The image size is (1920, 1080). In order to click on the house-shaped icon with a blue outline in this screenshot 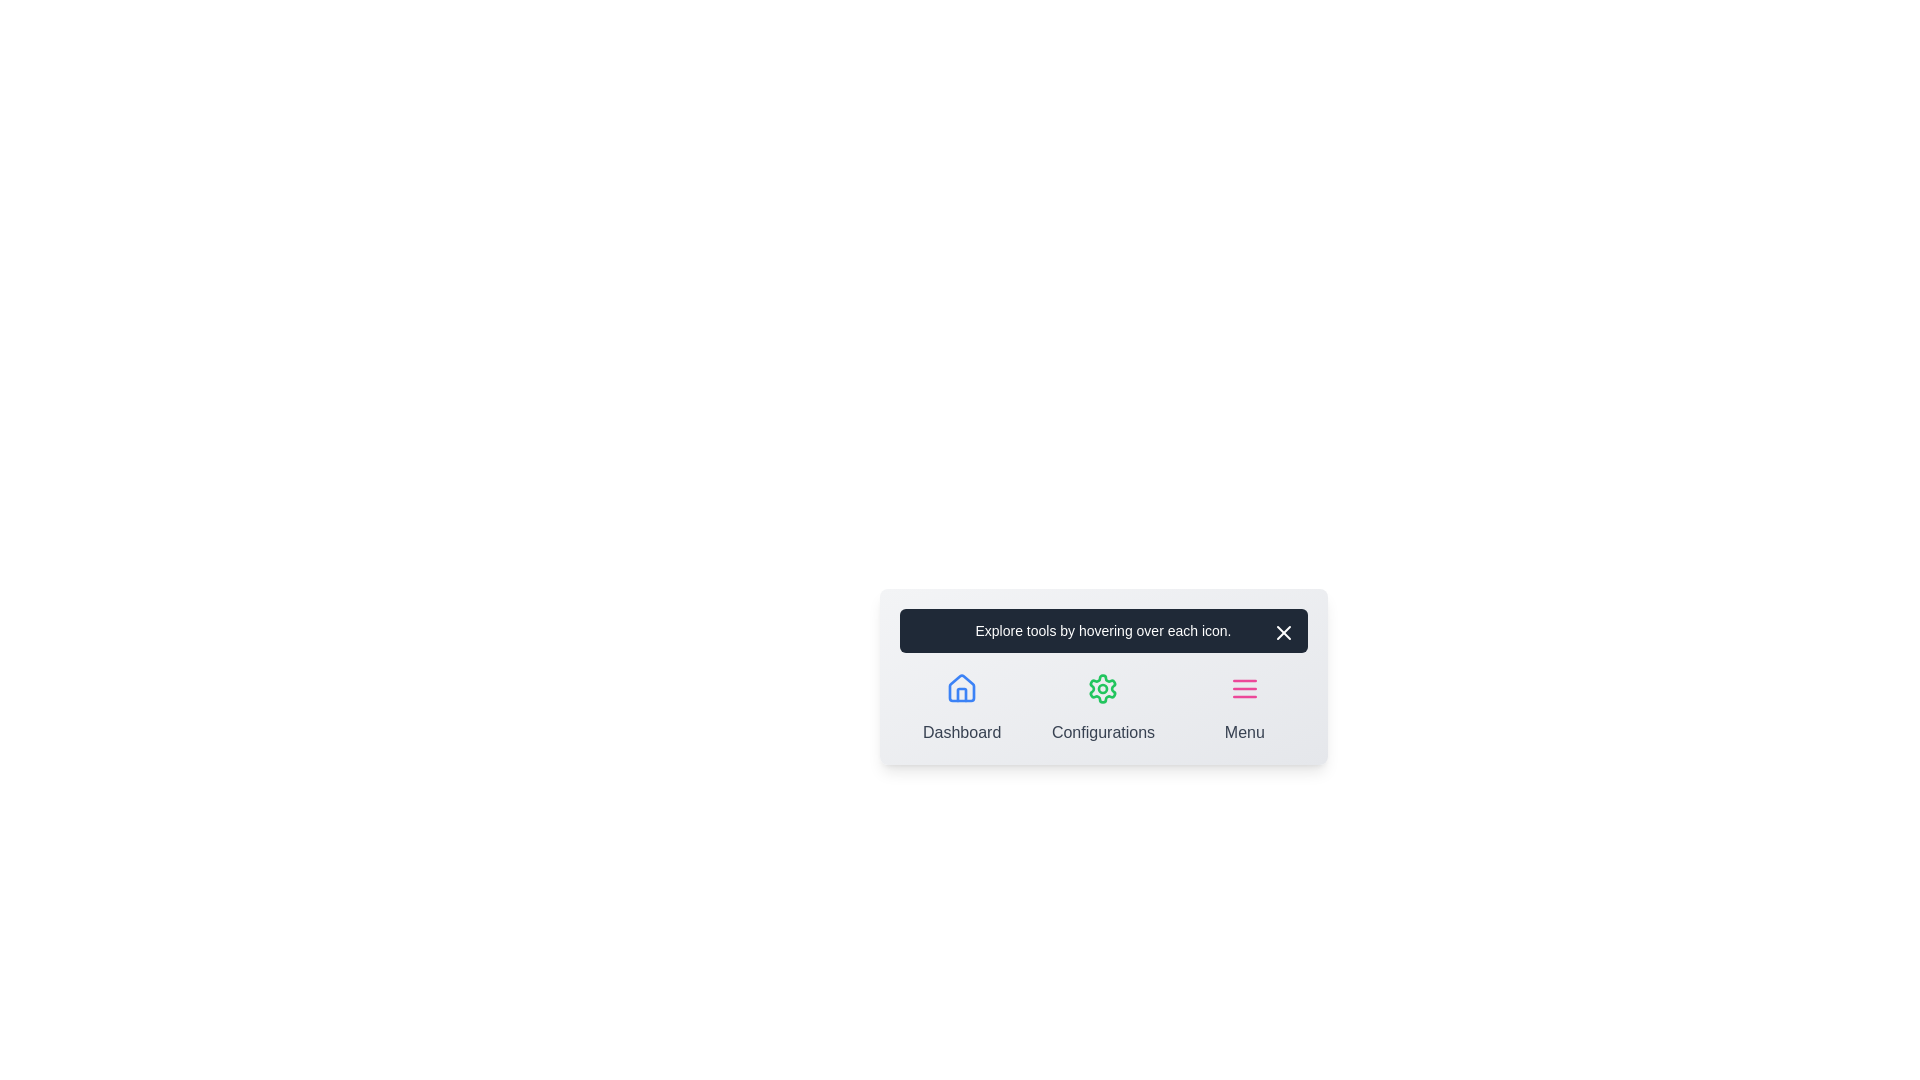, I will do `click(962, 687)`.